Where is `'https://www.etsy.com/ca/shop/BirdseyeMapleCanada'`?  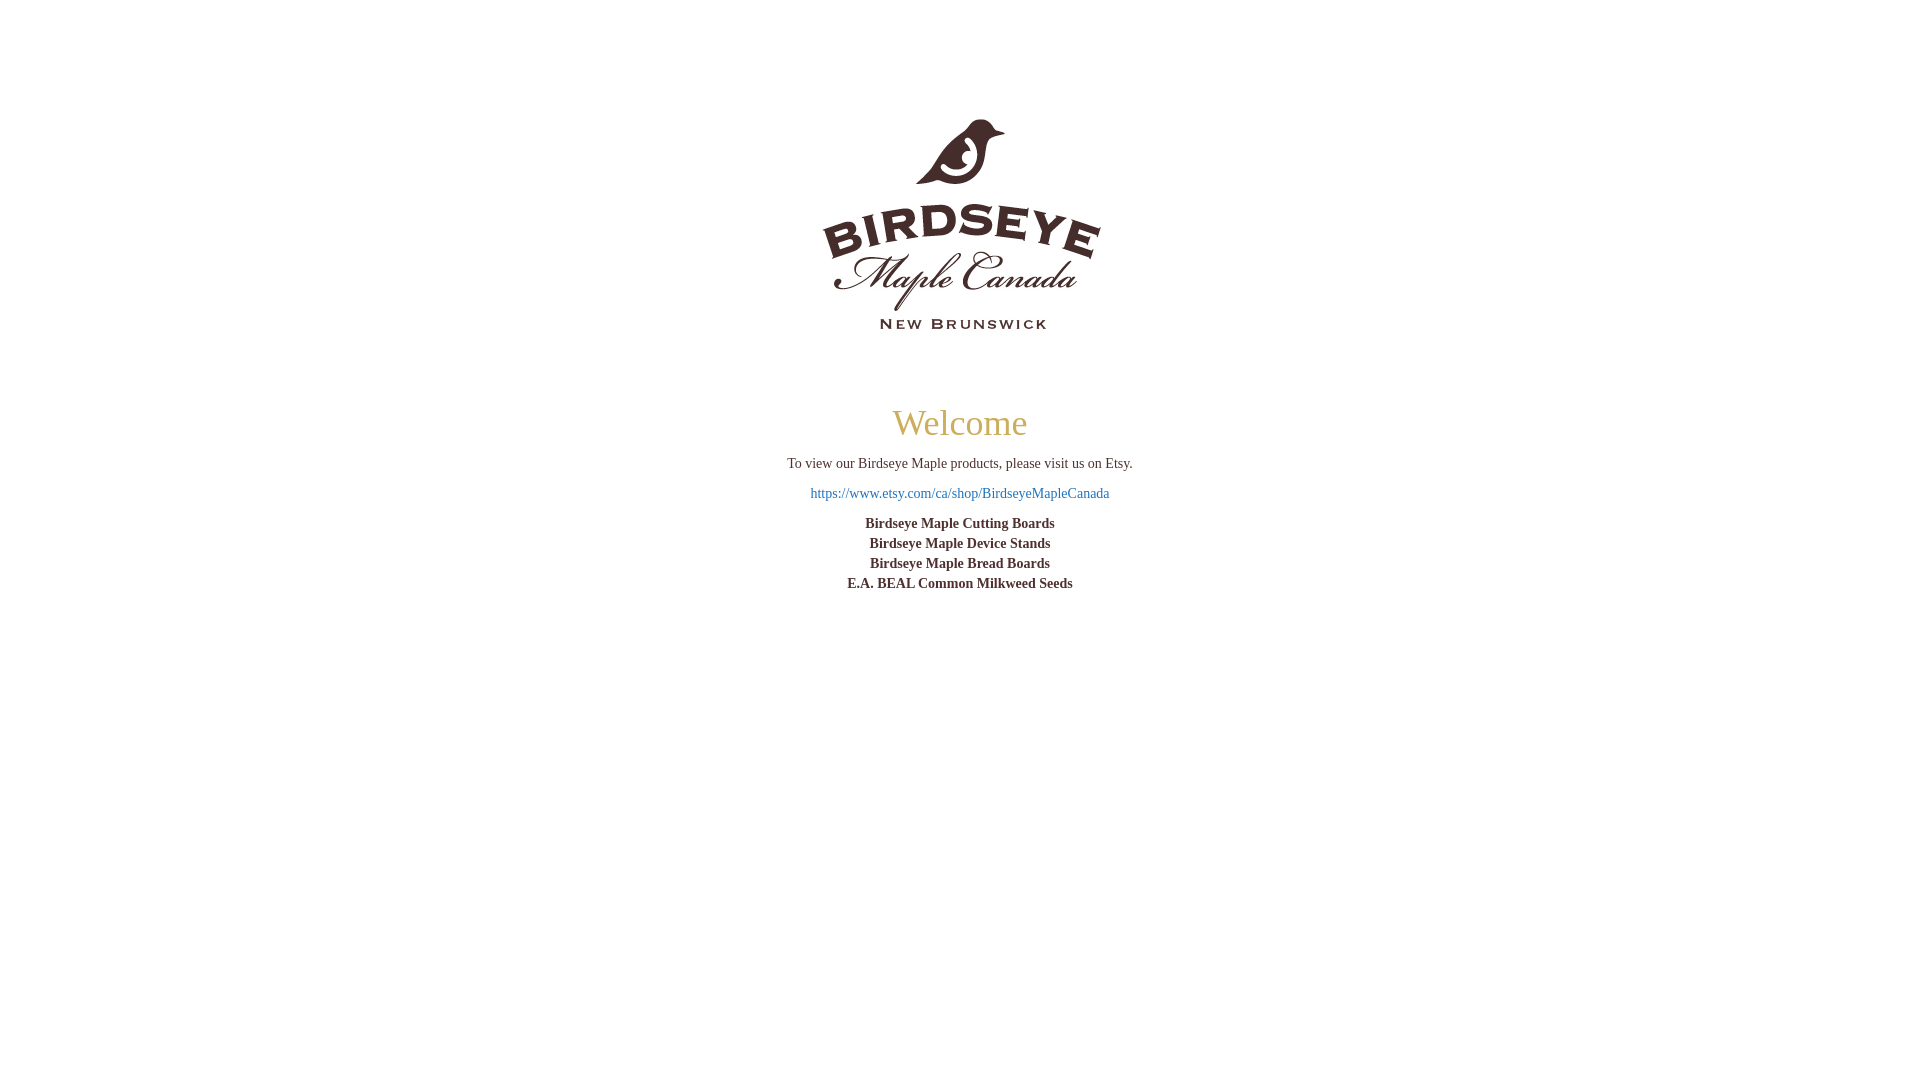 'https://www.etsy.com/ca/shop/BirdseyeMapleCanada' is located at coordinates (958, 493).